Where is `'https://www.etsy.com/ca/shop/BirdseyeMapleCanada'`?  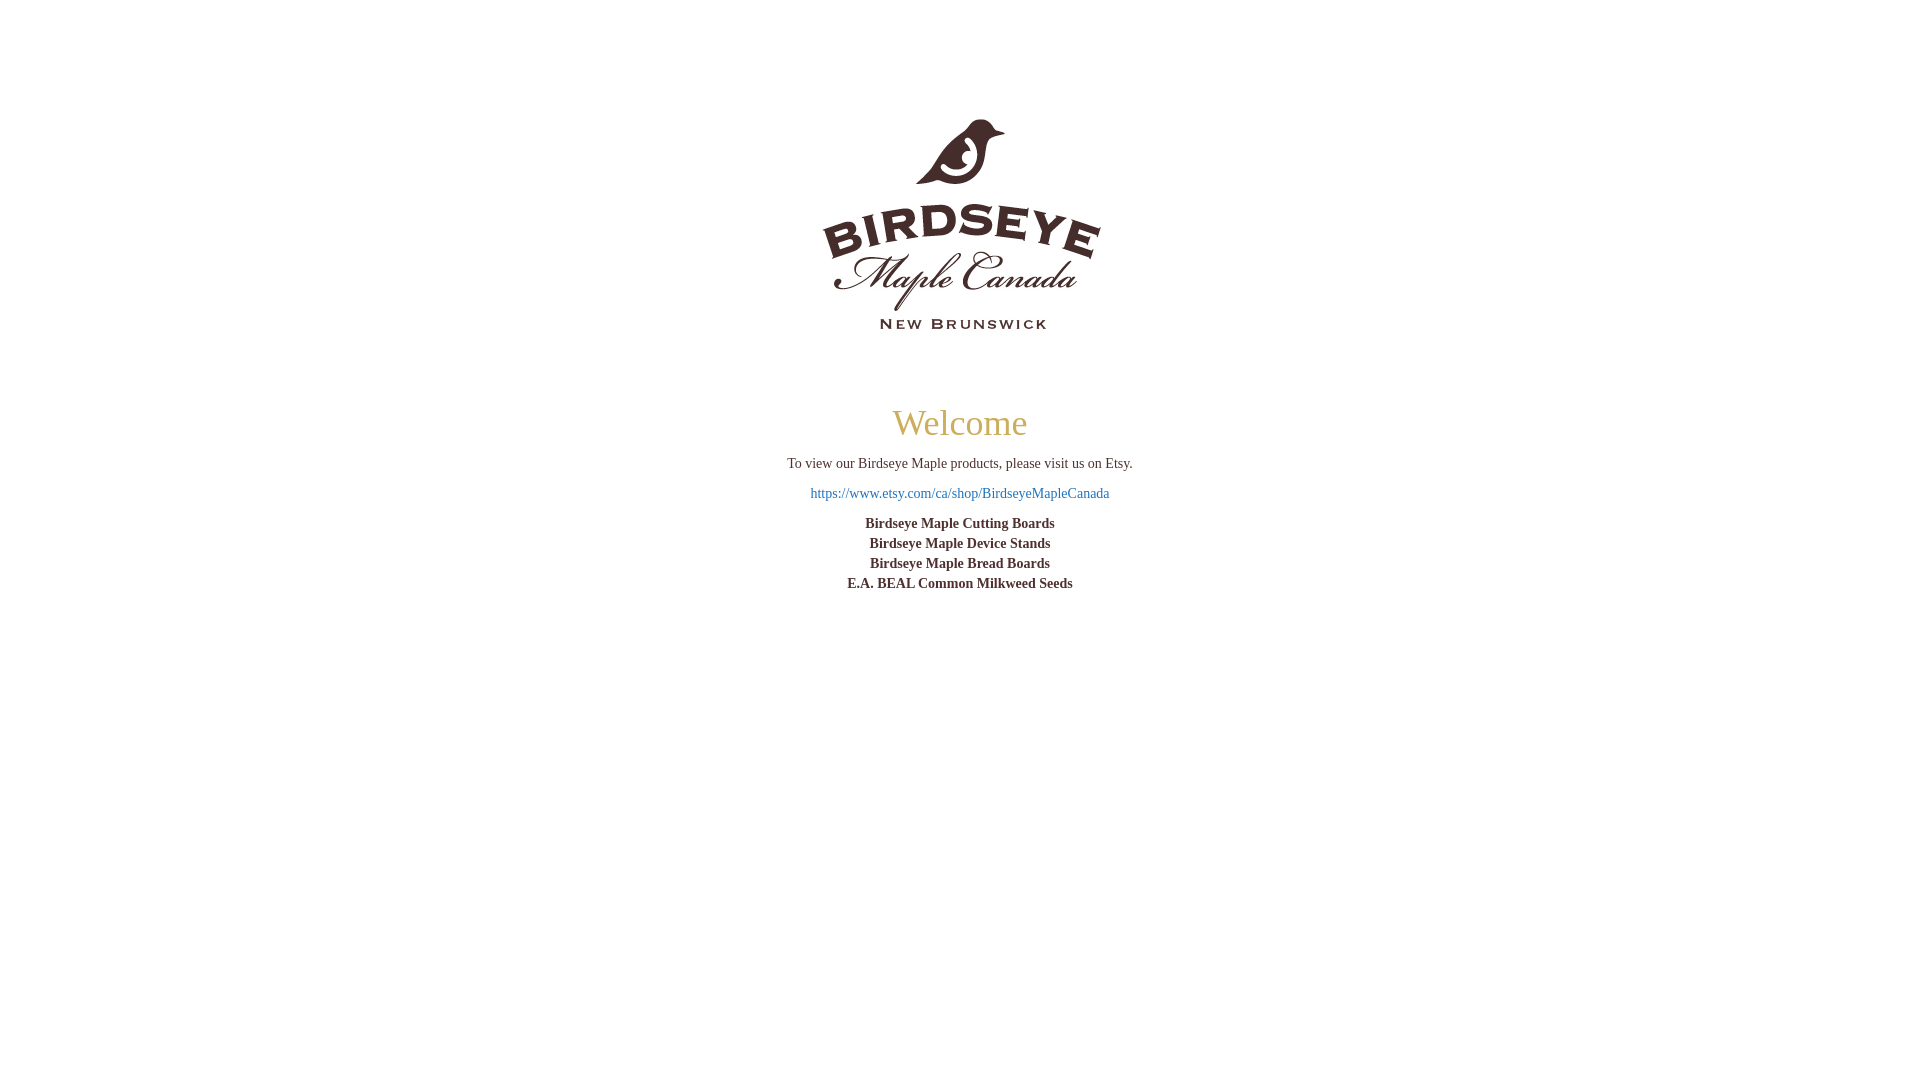 'https://www.etsy.com/ca/shop/BirdseyeMapleCanada' is located at coordinates (958, 493).